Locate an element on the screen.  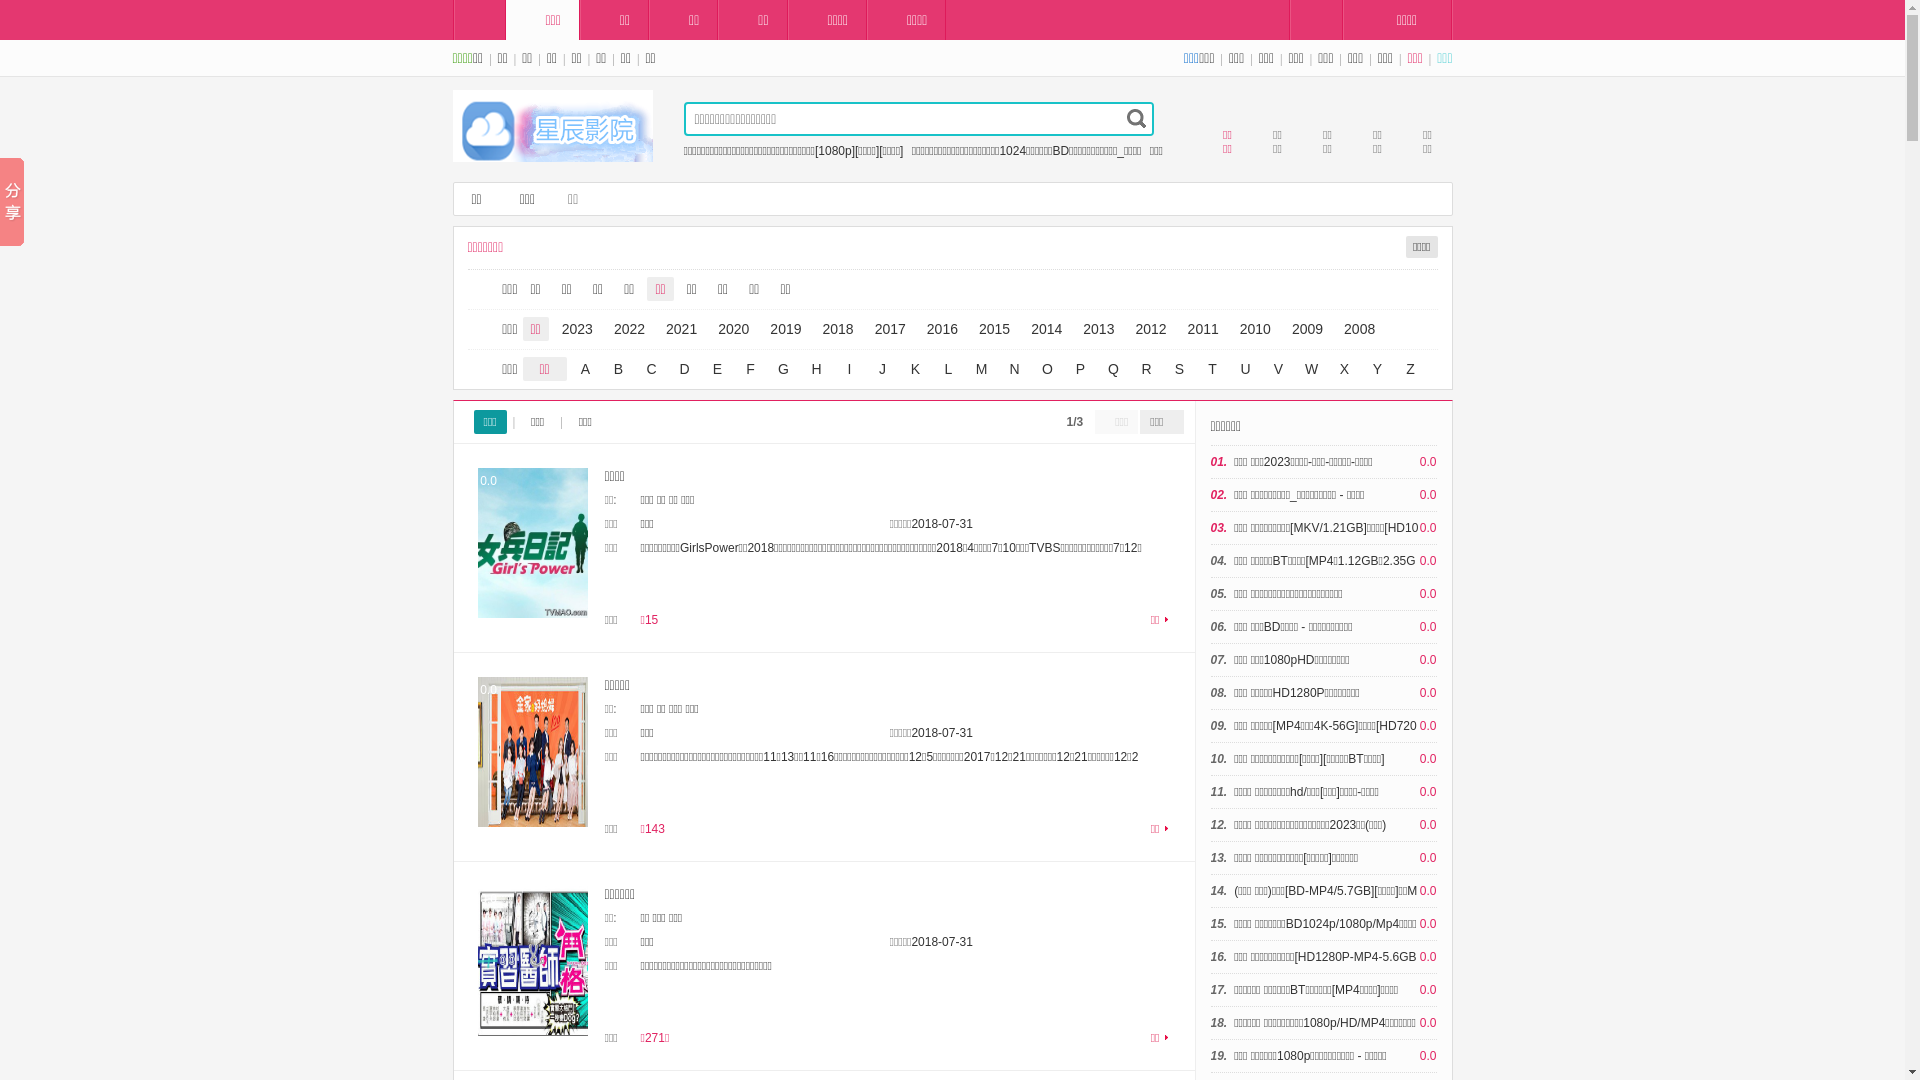
'C' is located at coordinates (652, 369).